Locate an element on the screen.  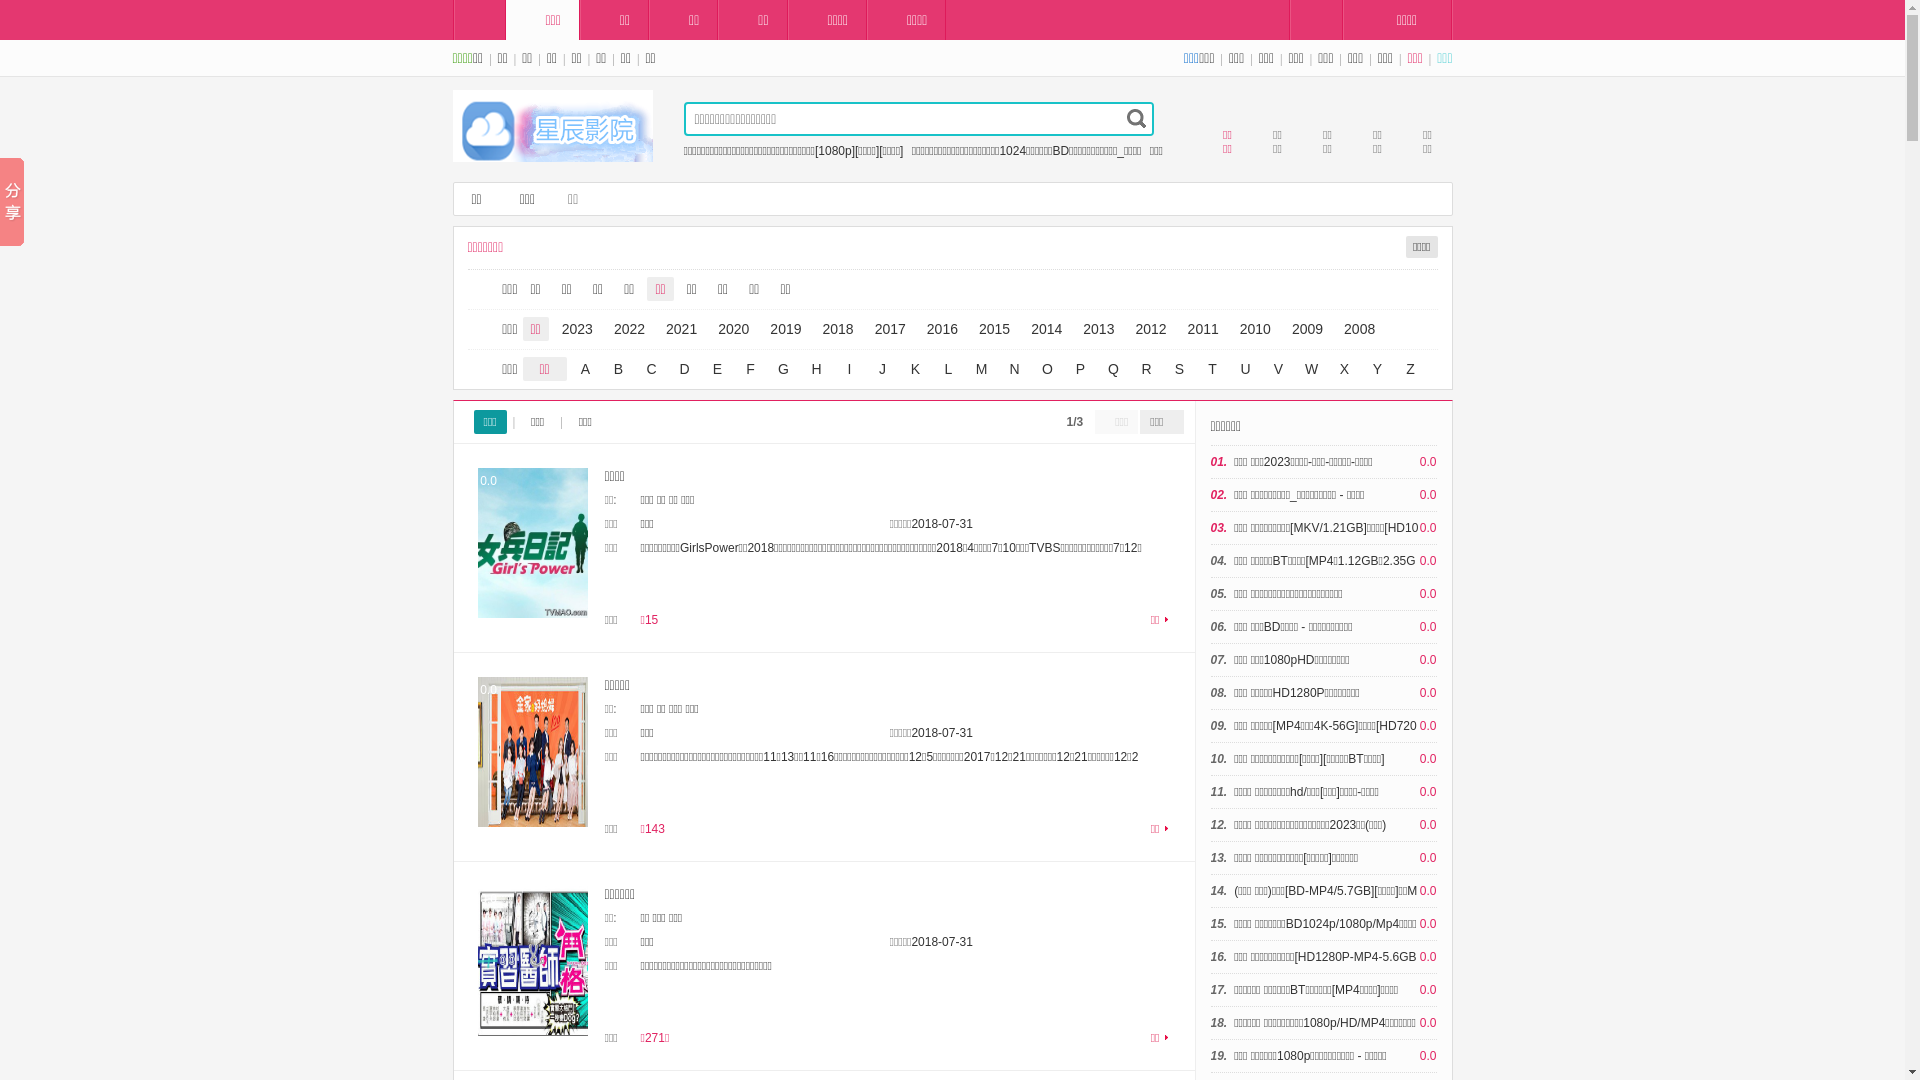
'C' is located at coordinates (652, 369).